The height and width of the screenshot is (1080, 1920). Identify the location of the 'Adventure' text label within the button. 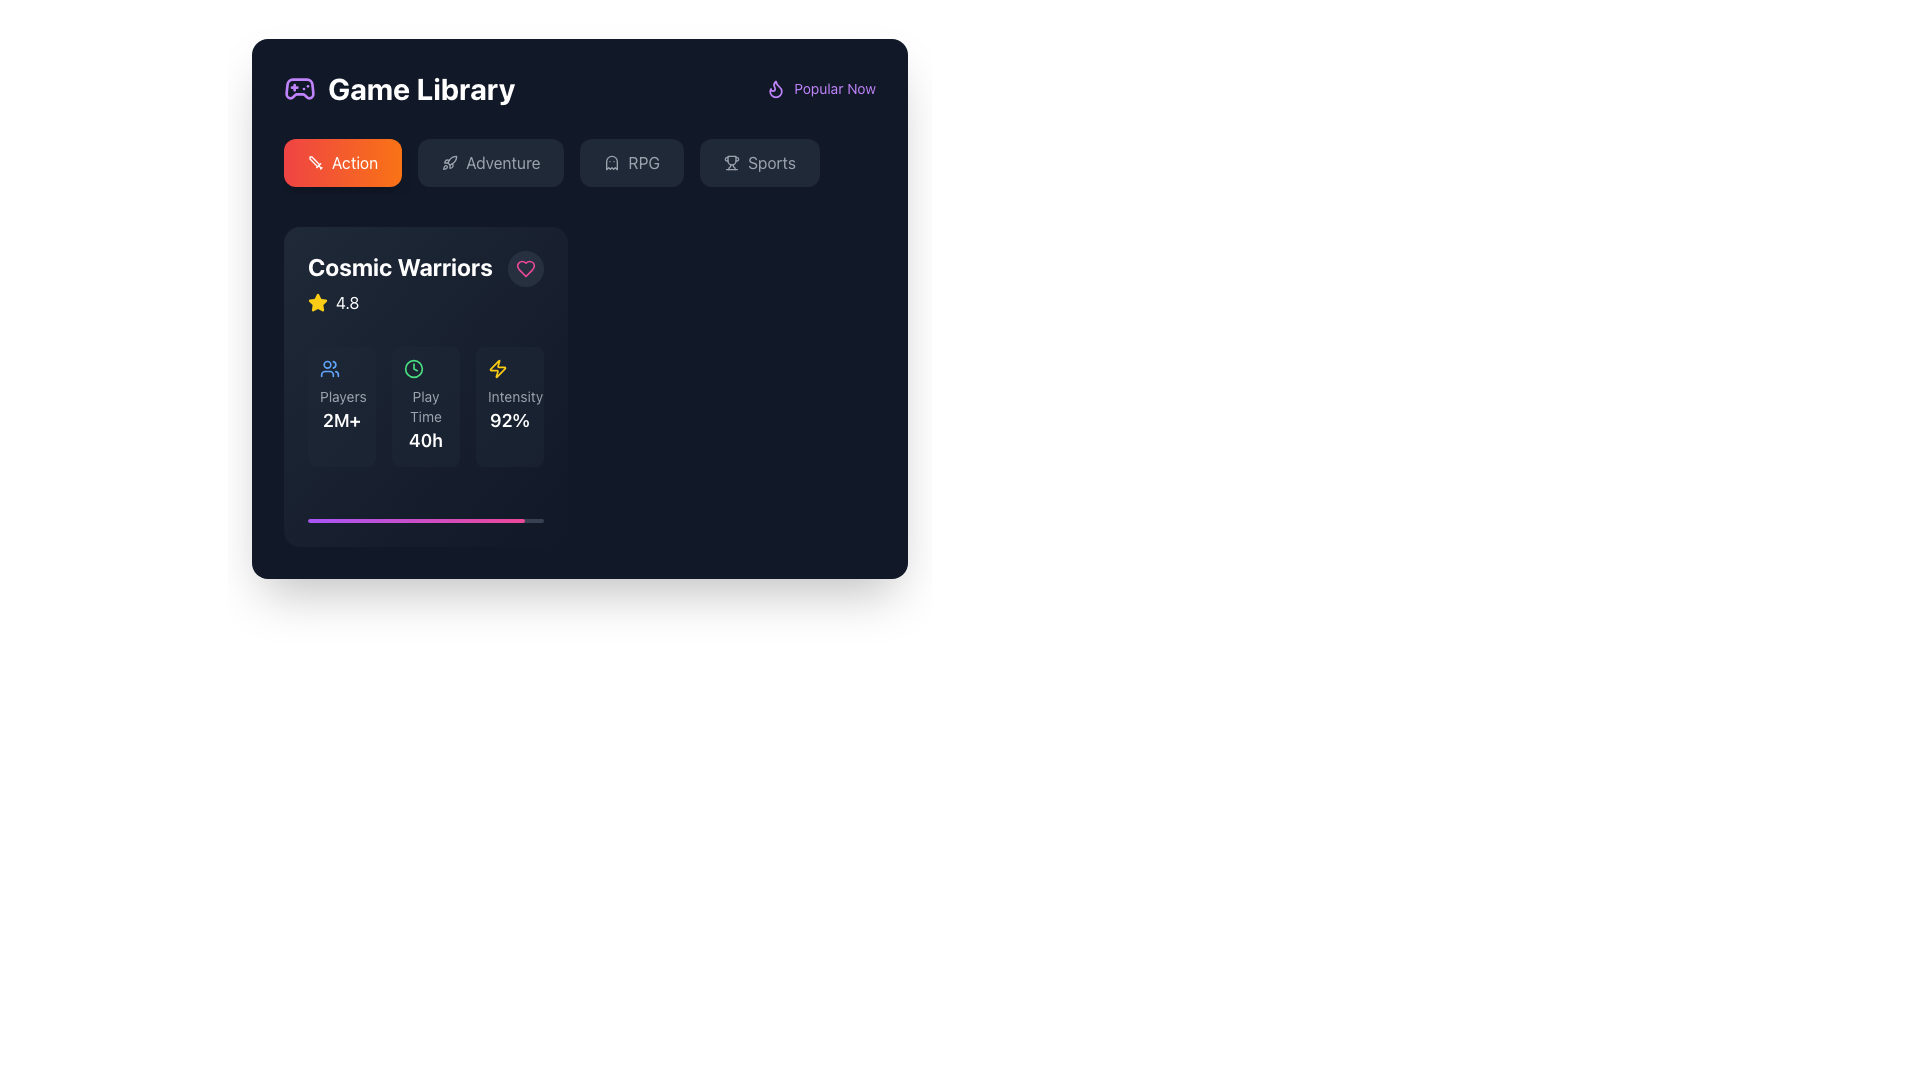
(503, 161).